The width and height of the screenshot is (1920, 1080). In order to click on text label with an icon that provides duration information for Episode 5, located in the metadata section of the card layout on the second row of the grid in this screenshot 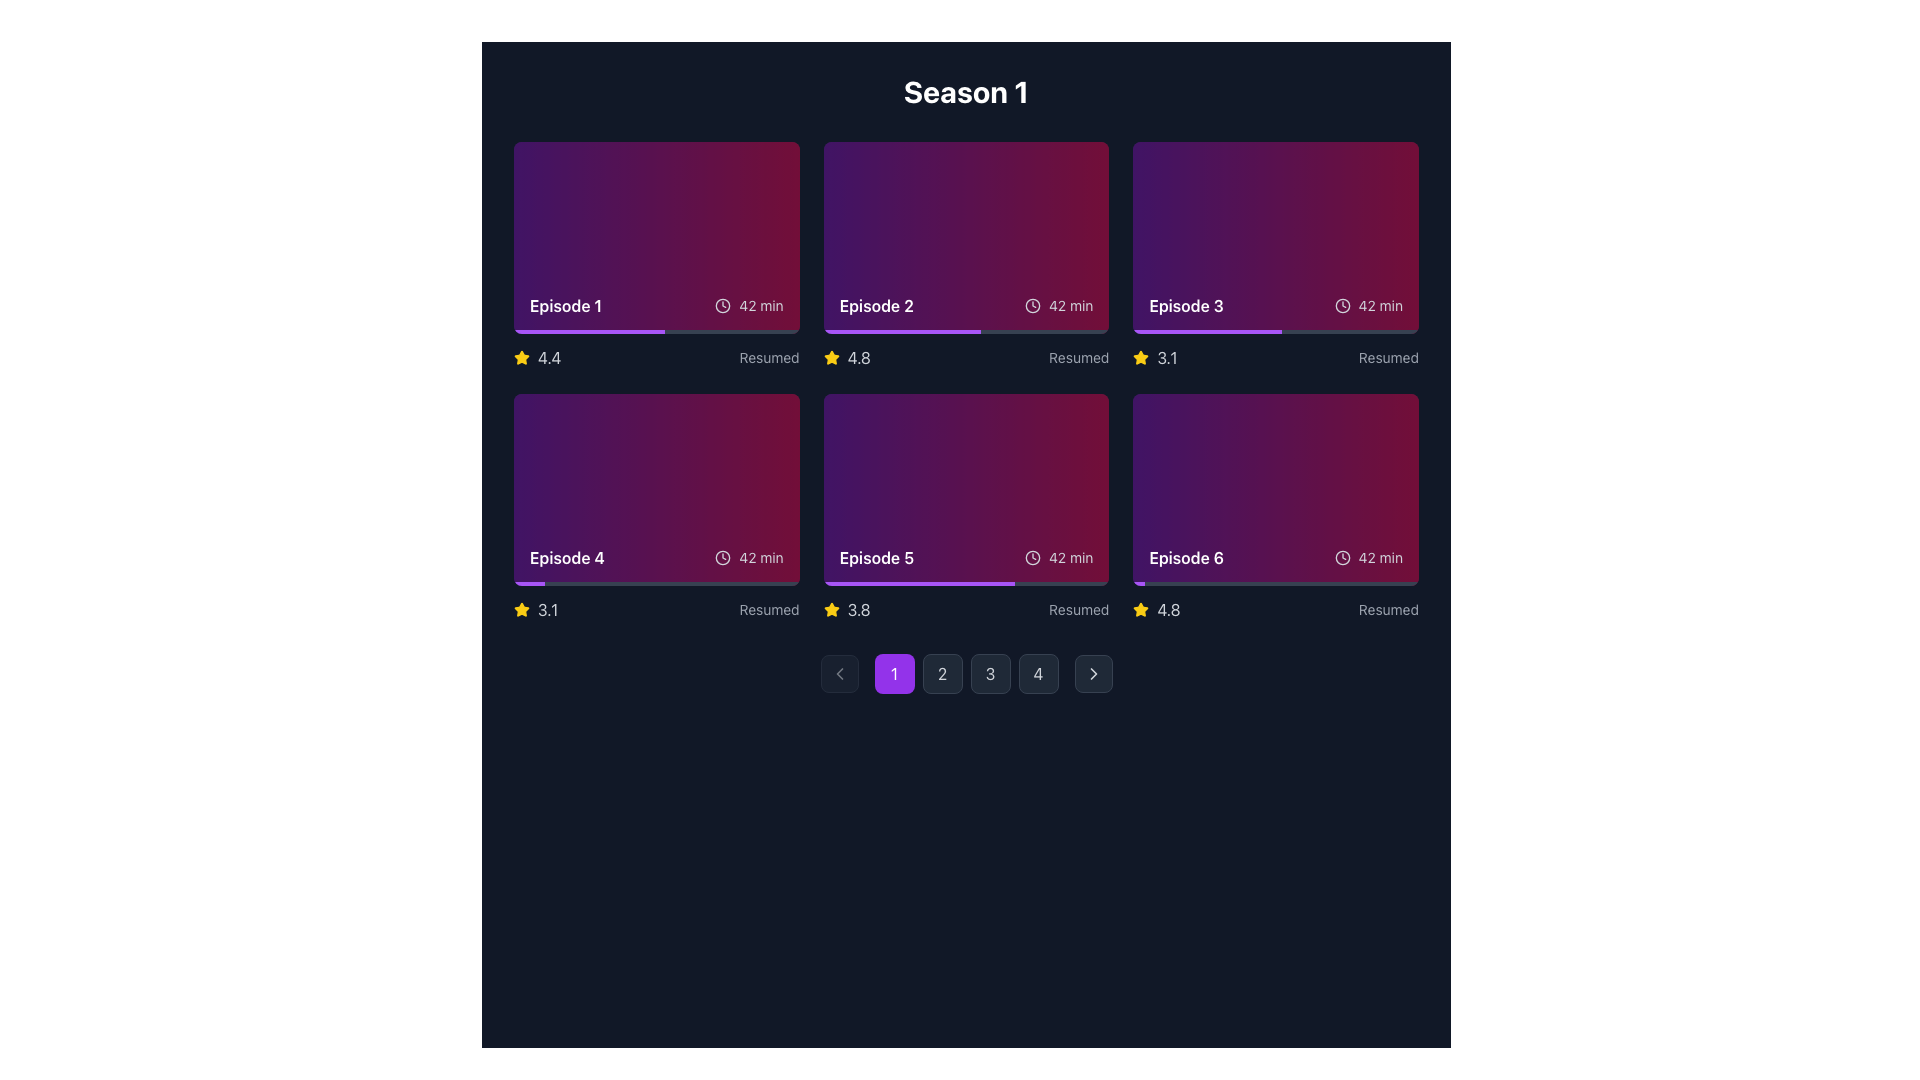, I will do `click(1058, 558)`.